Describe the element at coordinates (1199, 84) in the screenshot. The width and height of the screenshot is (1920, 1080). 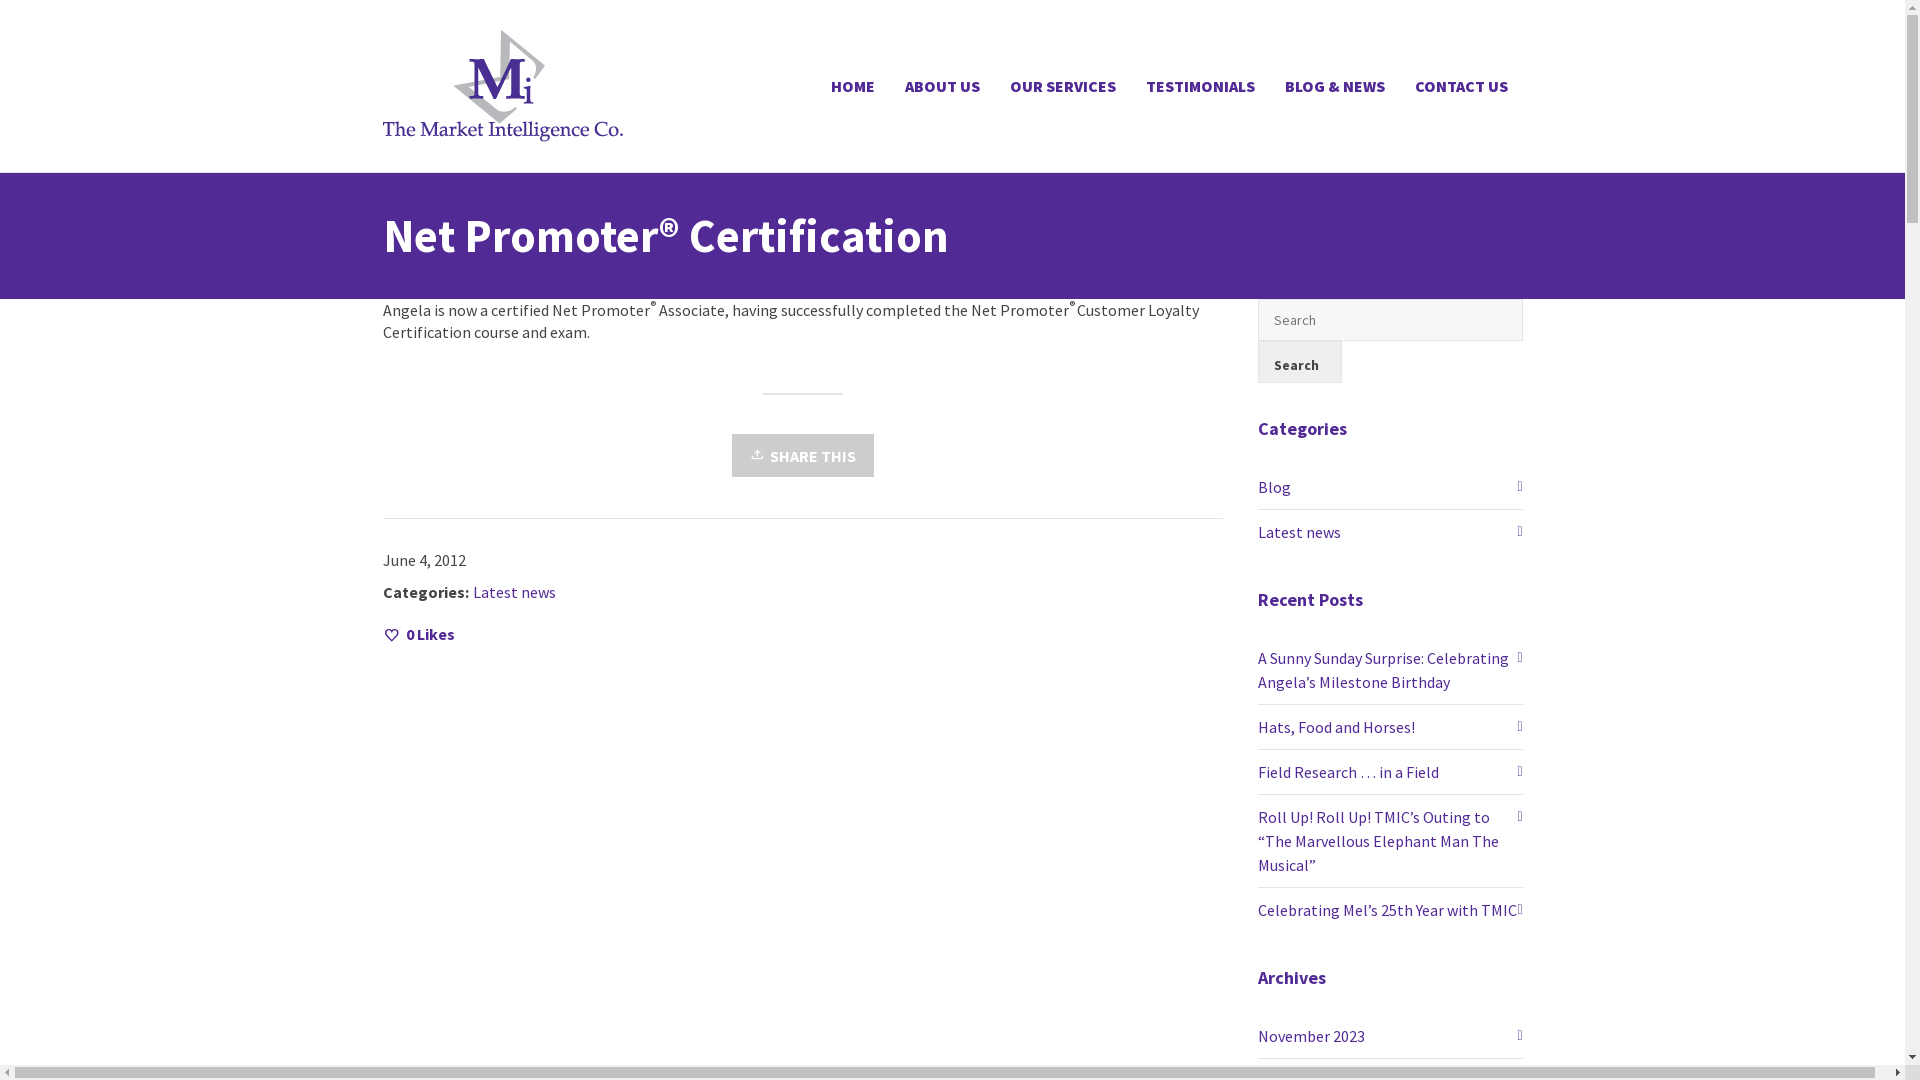
I see `'TESTIMONIALS'` at that location.